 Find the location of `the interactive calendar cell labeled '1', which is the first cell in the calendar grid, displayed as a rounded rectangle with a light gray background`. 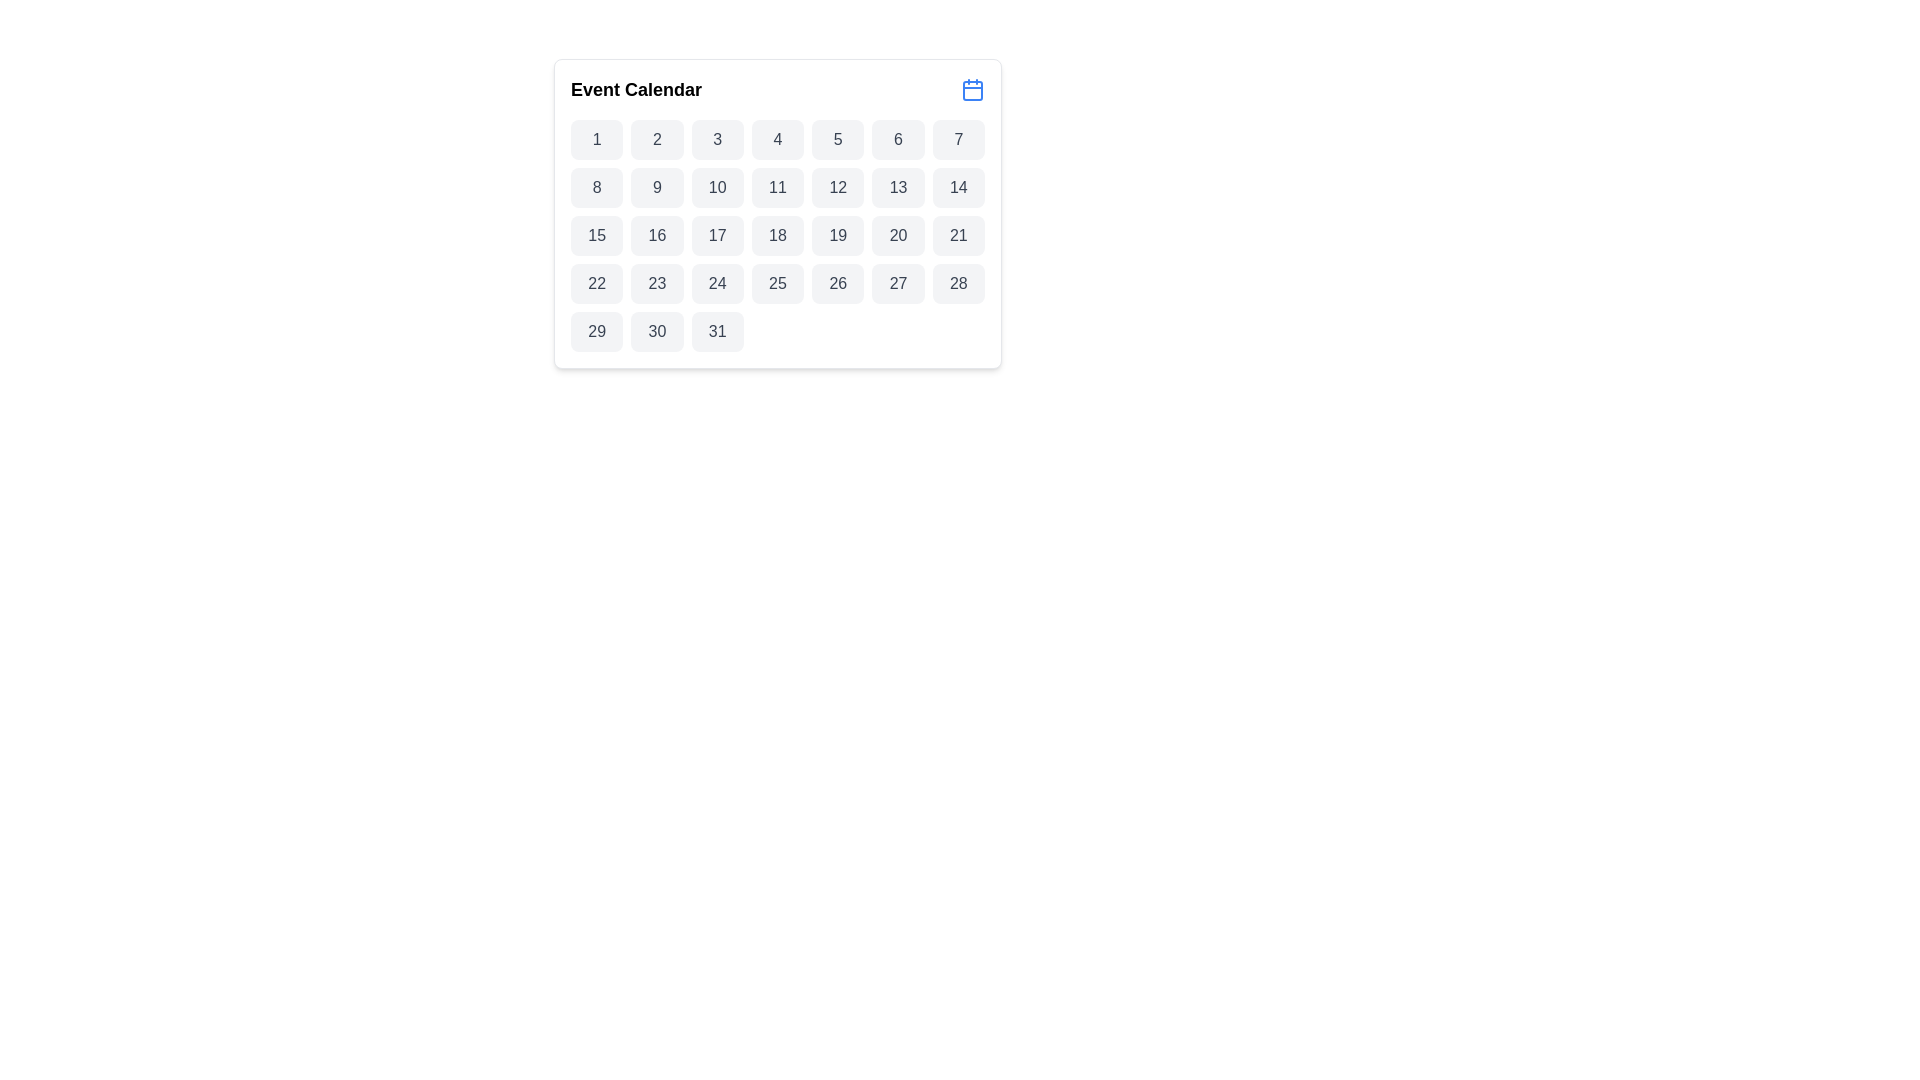

the interactive calendar cell labeled '1', which is the first cell in the calendar grid, displayed as a rounded rectangle with a light gray background is located at coordinates (596, 138).